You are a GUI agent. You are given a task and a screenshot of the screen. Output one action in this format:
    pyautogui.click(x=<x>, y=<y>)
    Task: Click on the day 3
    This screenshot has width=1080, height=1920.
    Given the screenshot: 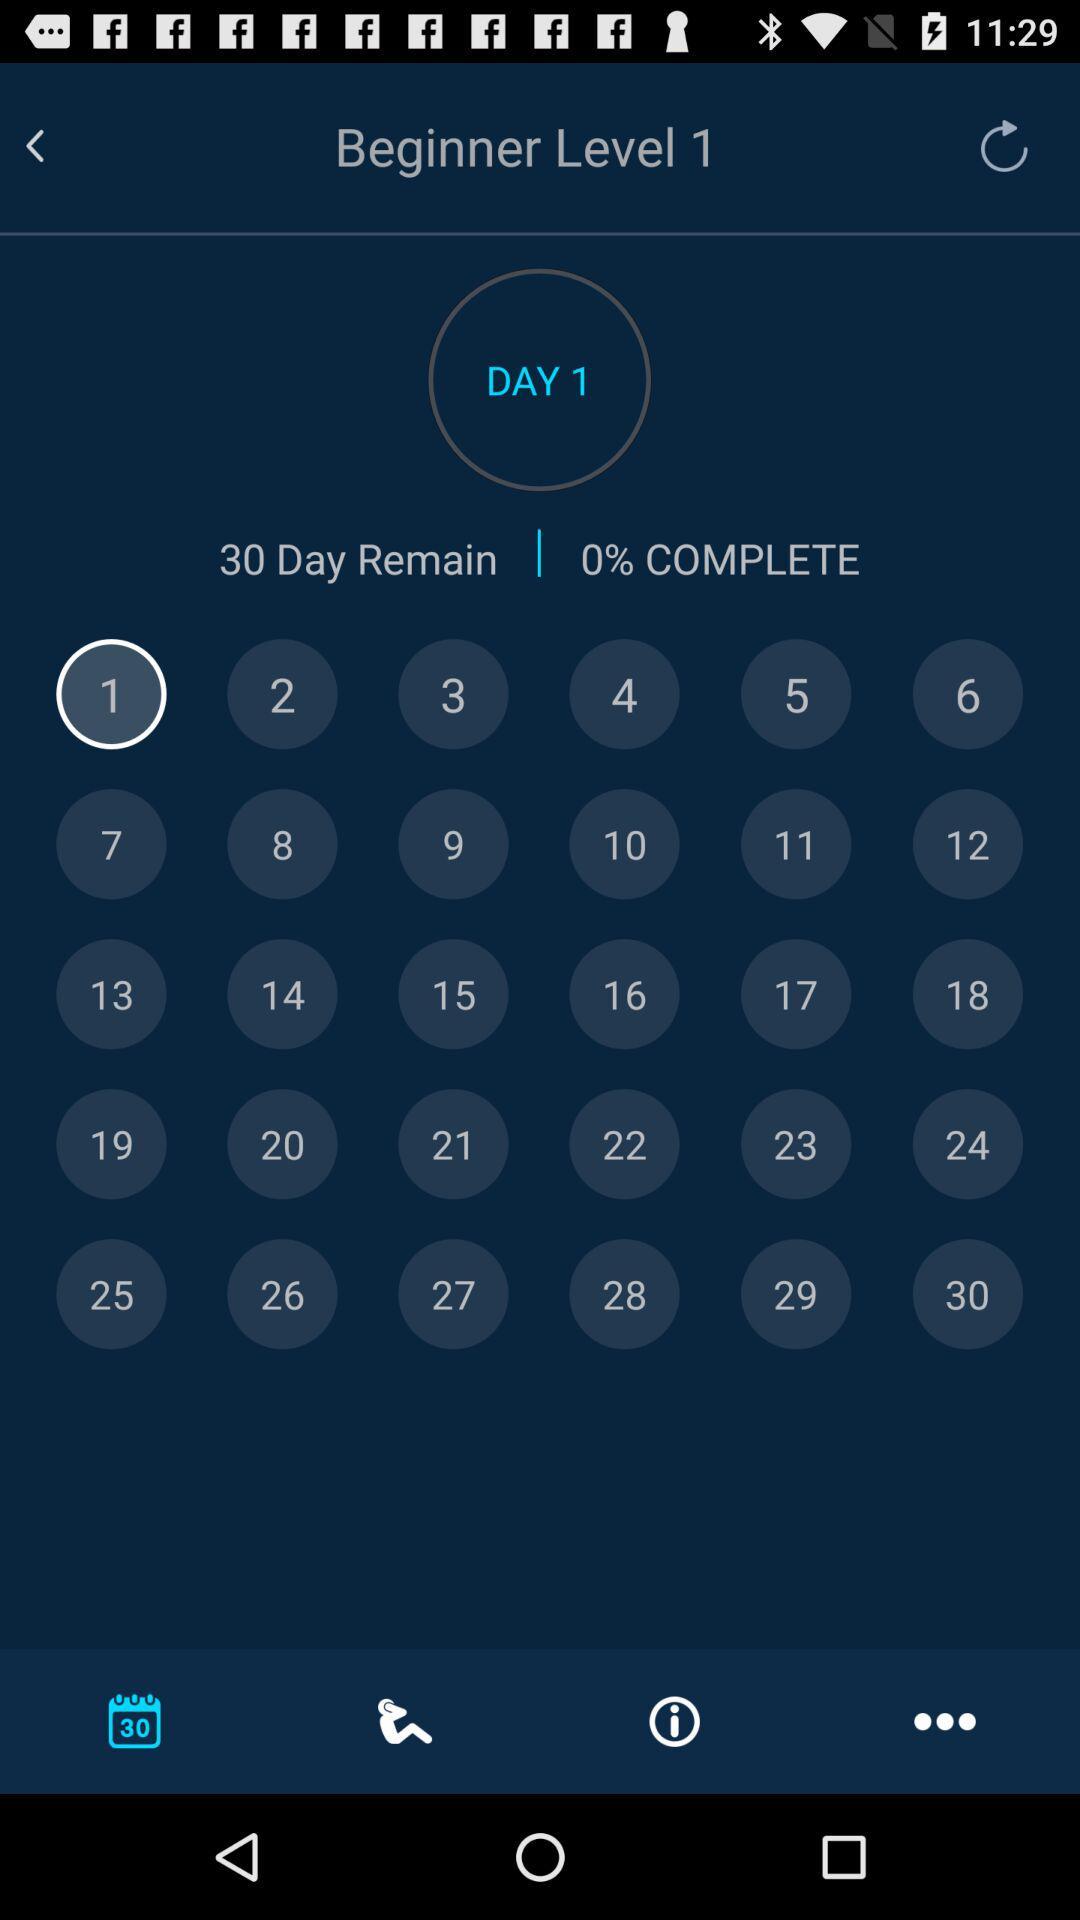 What is the action you would take?
    pyautogui.click(x=453, y=694)
    